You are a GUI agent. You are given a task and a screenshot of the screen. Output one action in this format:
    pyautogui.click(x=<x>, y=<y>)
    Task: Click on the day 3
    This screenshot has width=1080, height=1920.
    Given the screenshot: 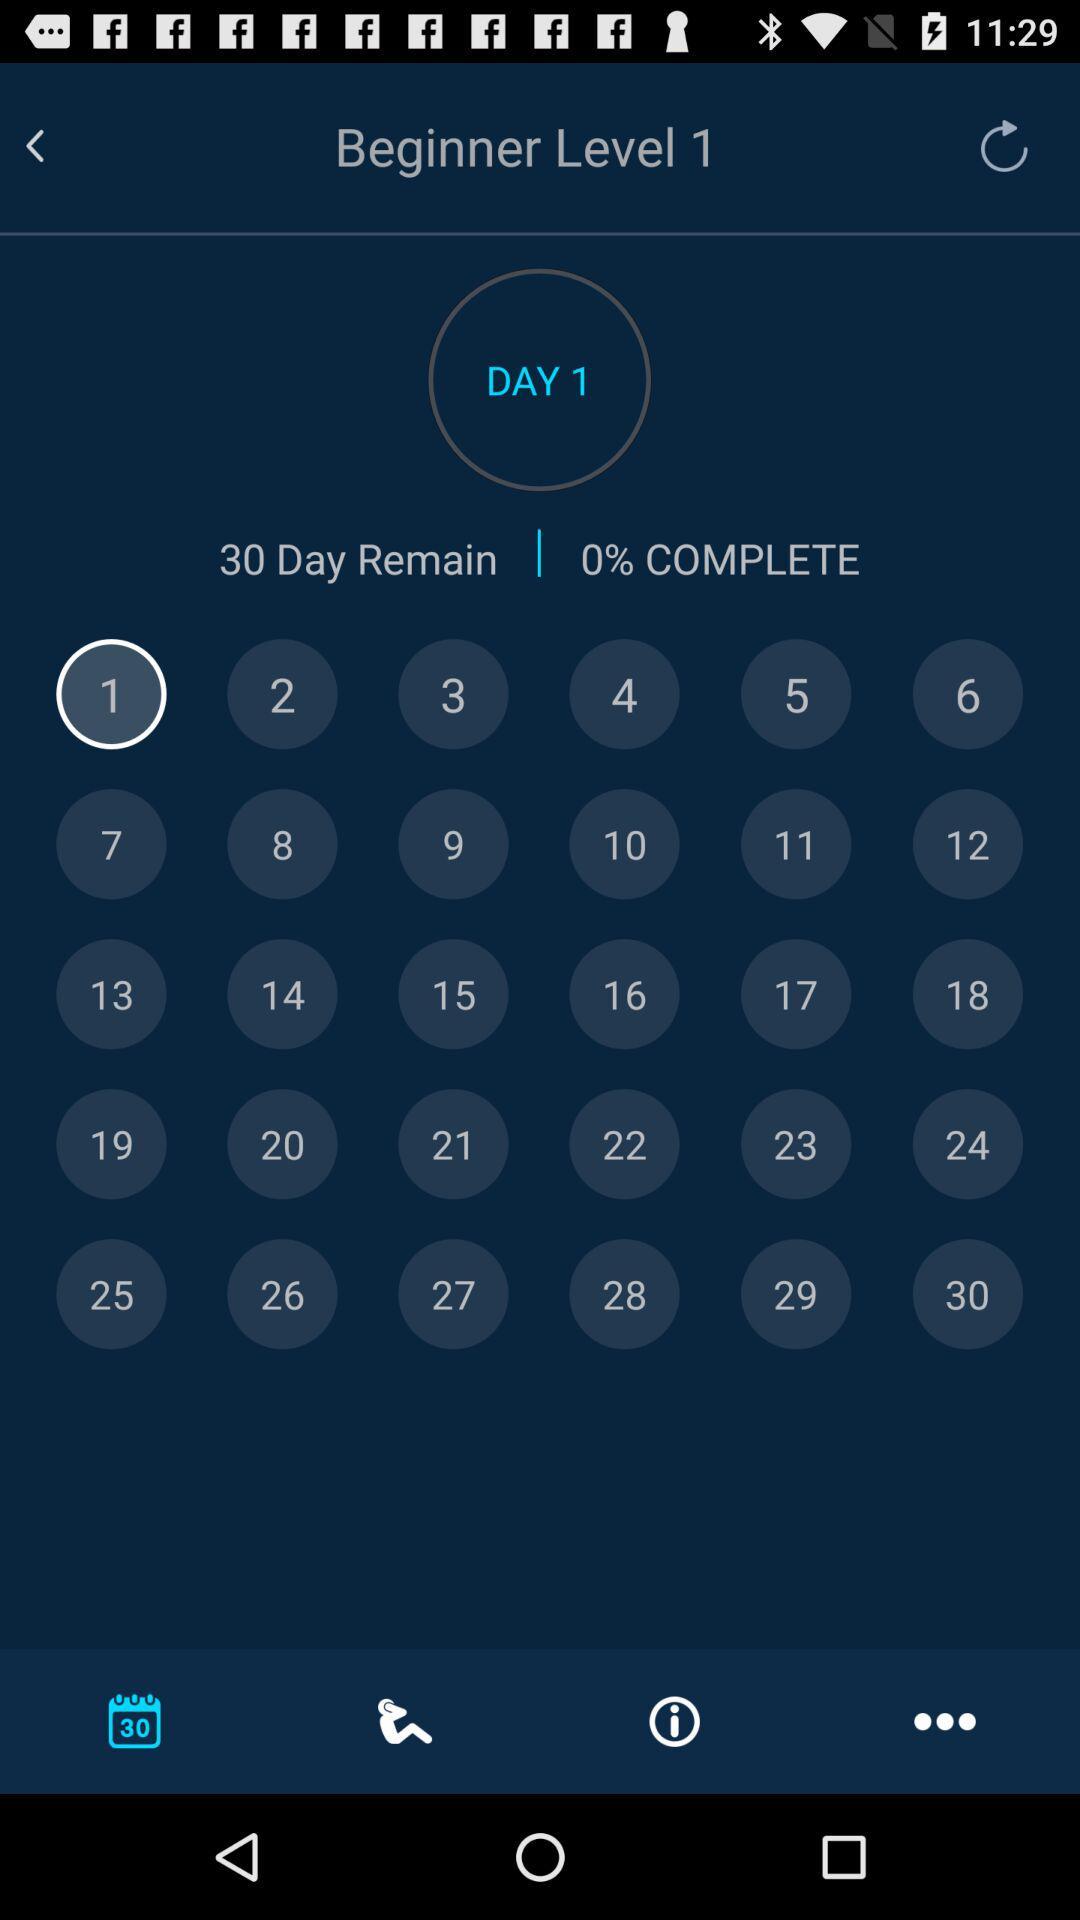 What is the action you would take?
    pyautogui.click(x=453, y=694)
    